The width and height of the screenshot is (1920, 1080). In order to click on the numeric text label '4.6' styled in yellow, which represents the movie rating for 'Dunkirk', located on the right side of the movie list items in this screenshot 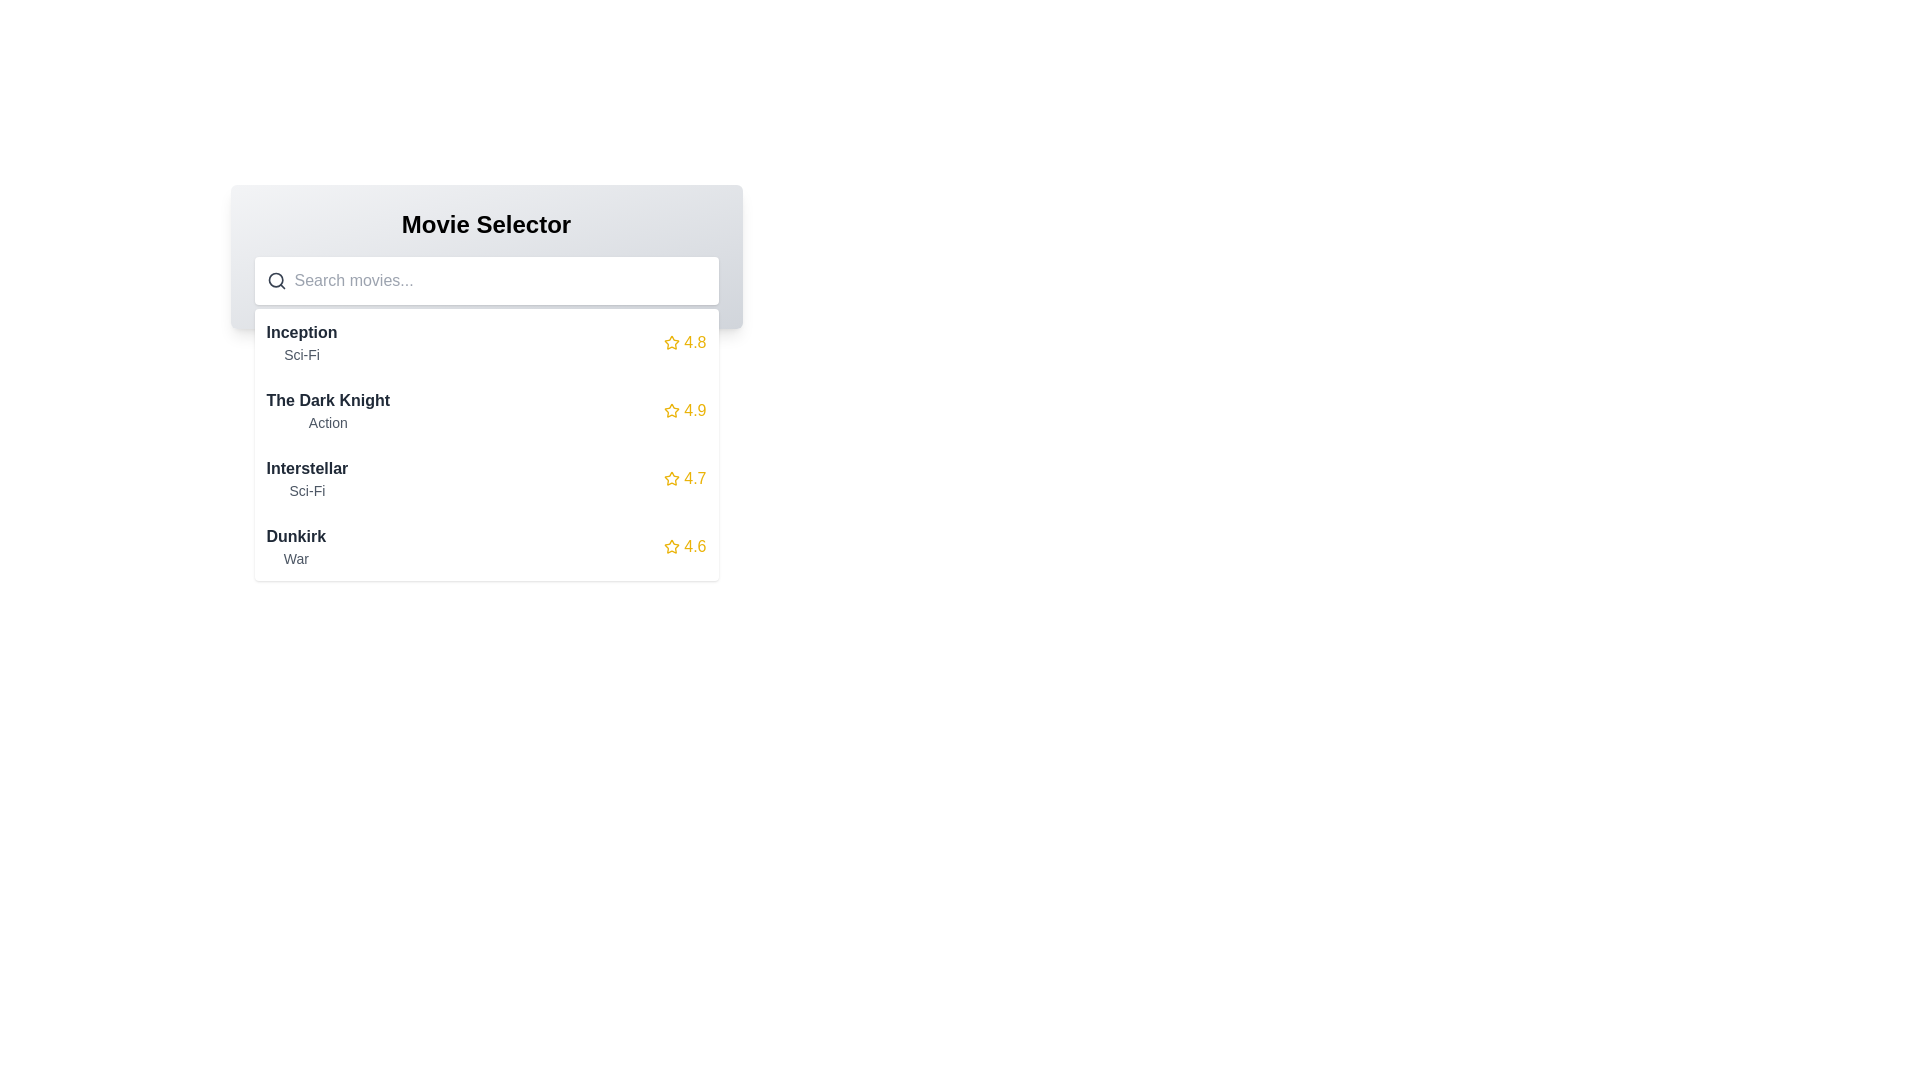, I will do `click(695, 547)`.